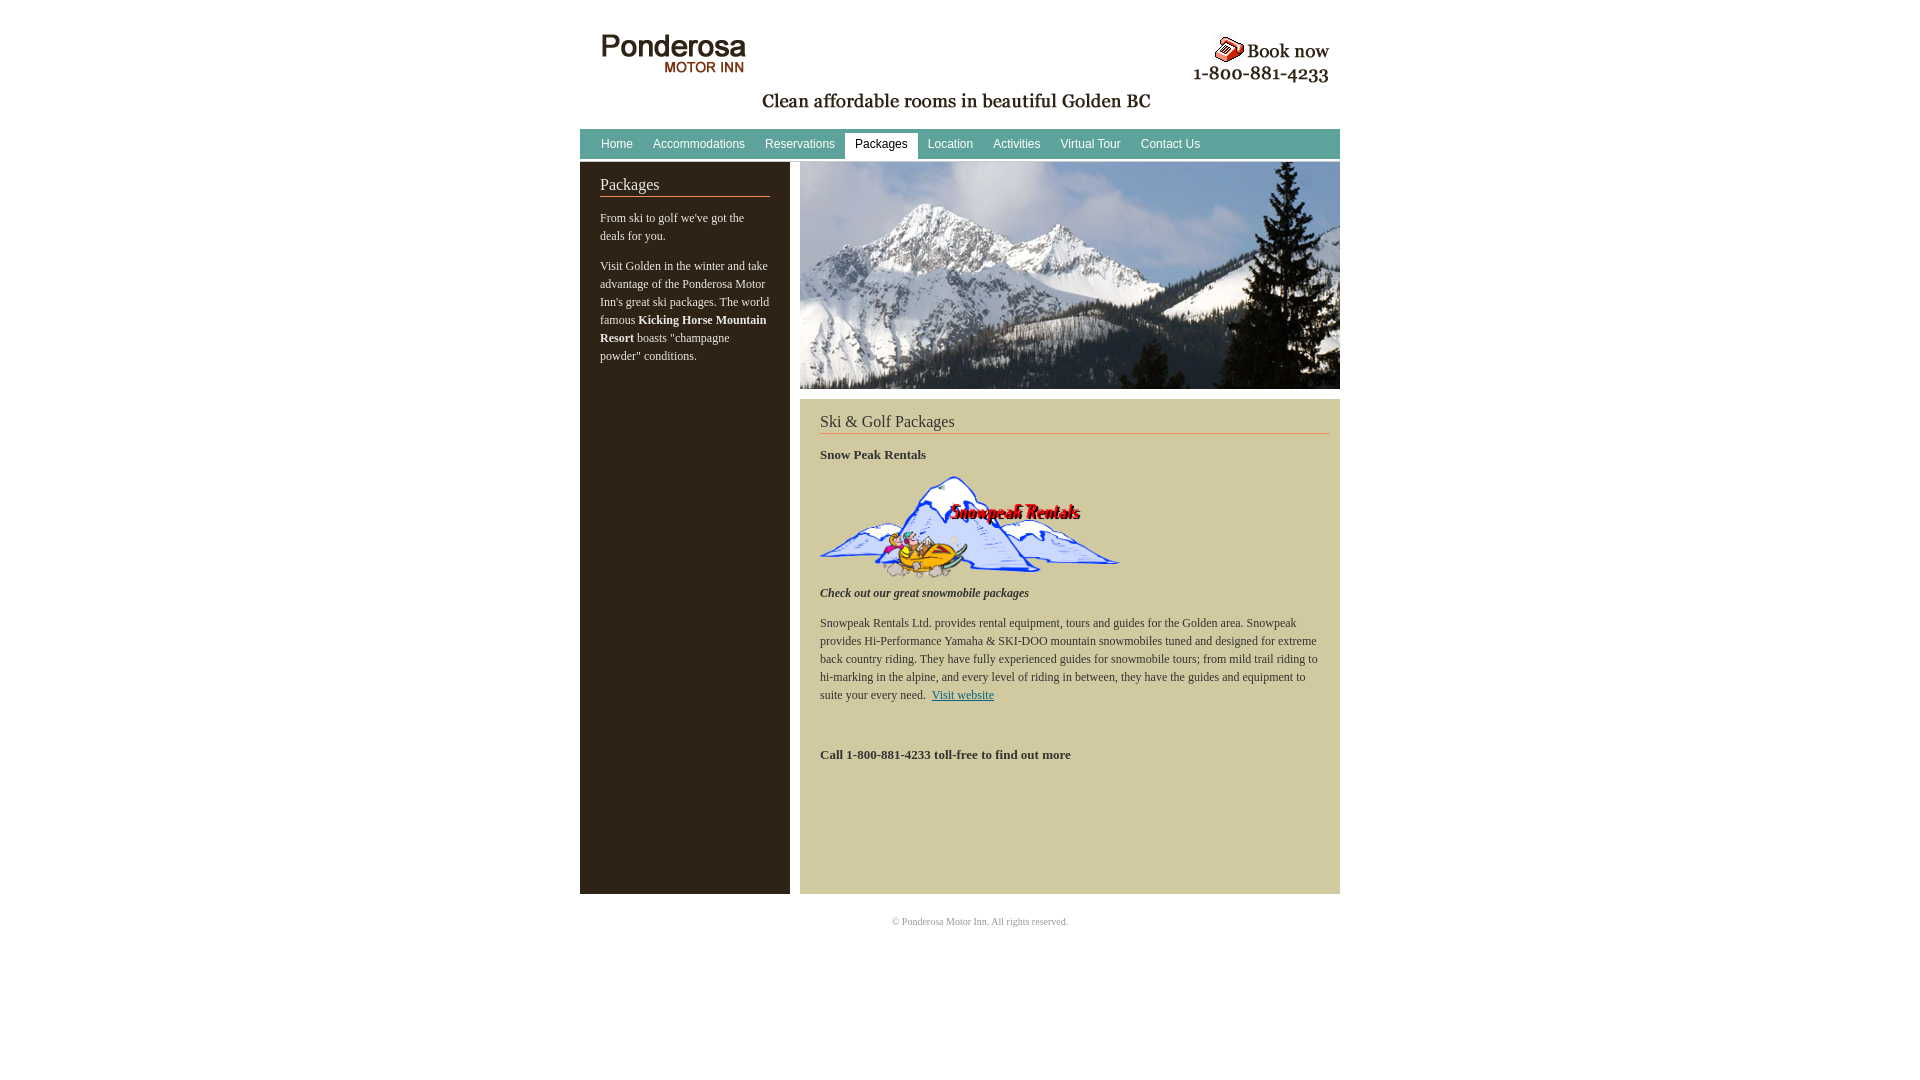  Describe the element at coordinates (673, 64) in the screenshot. I see `'Home'` at that location.